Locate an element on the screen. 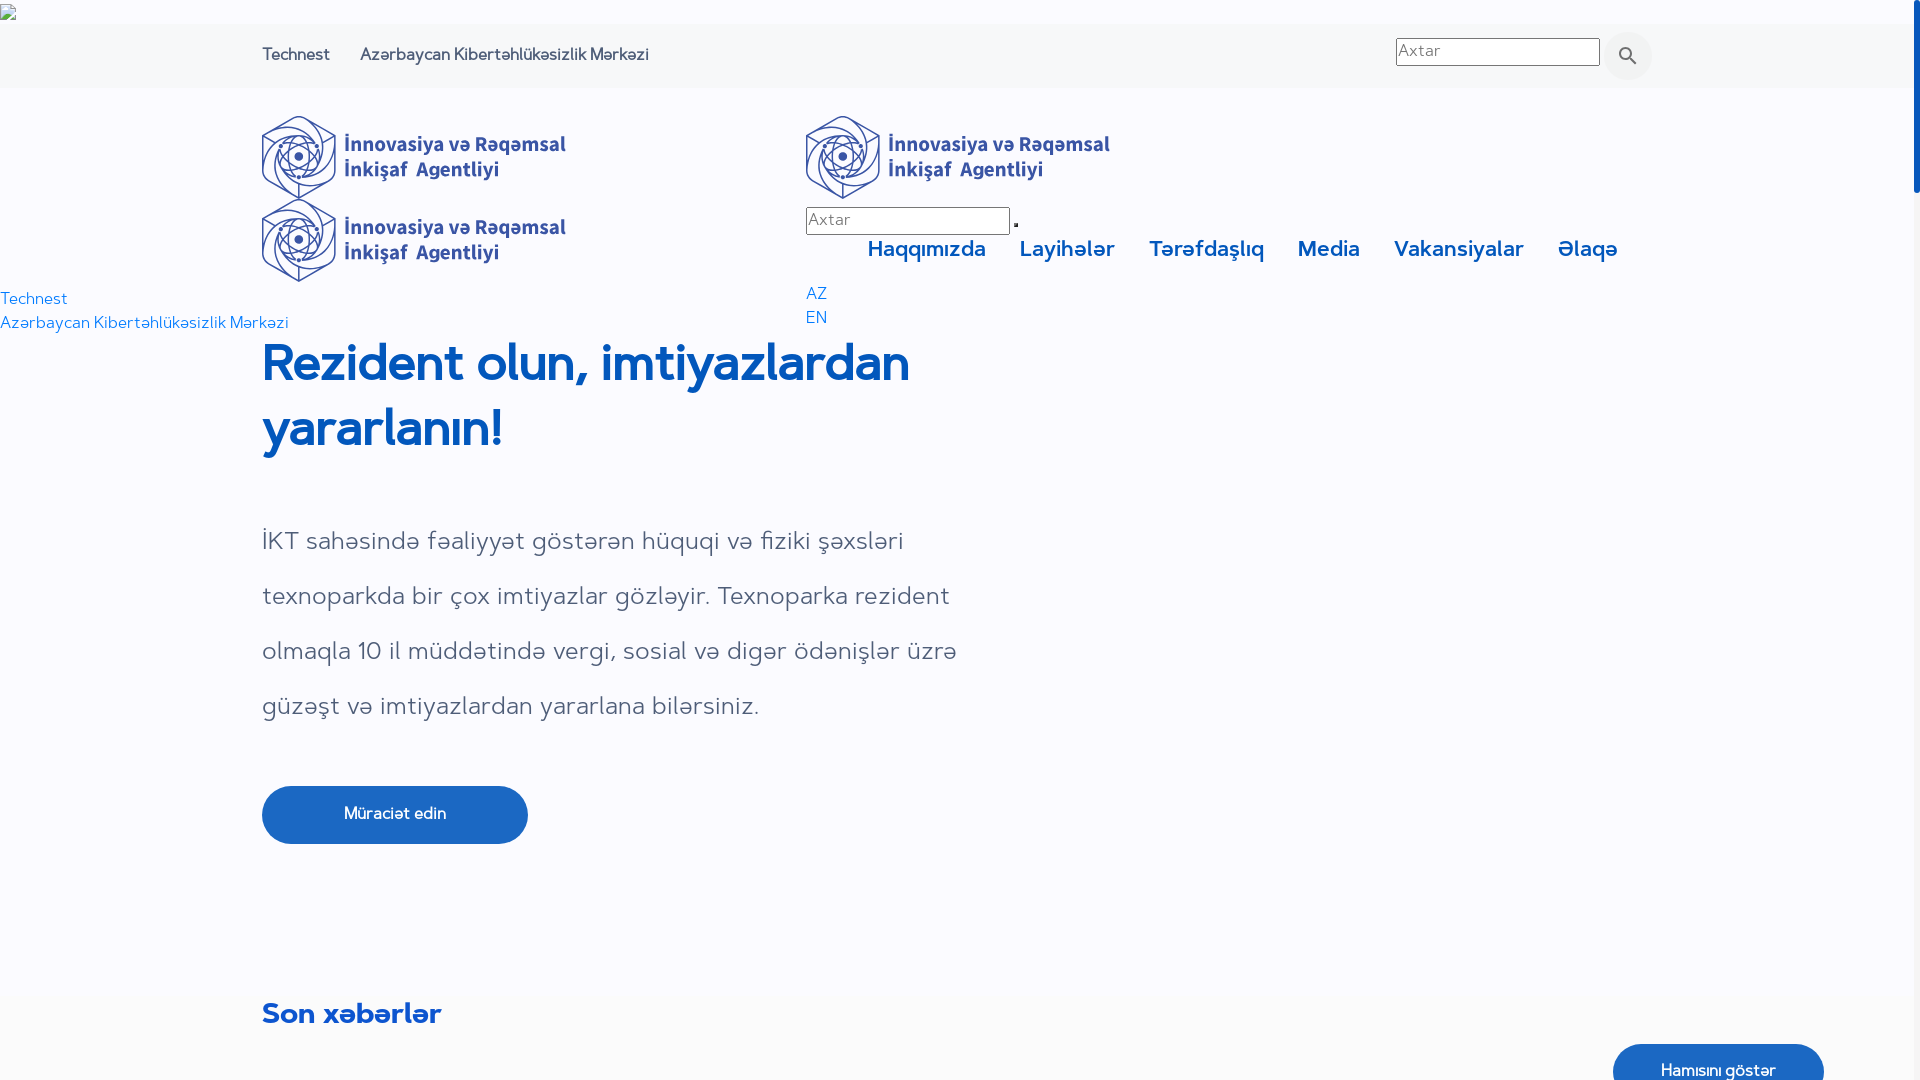 The width and height of the screenshot is (1920, 1080). 'logo' is located at coordinates (412, 156).